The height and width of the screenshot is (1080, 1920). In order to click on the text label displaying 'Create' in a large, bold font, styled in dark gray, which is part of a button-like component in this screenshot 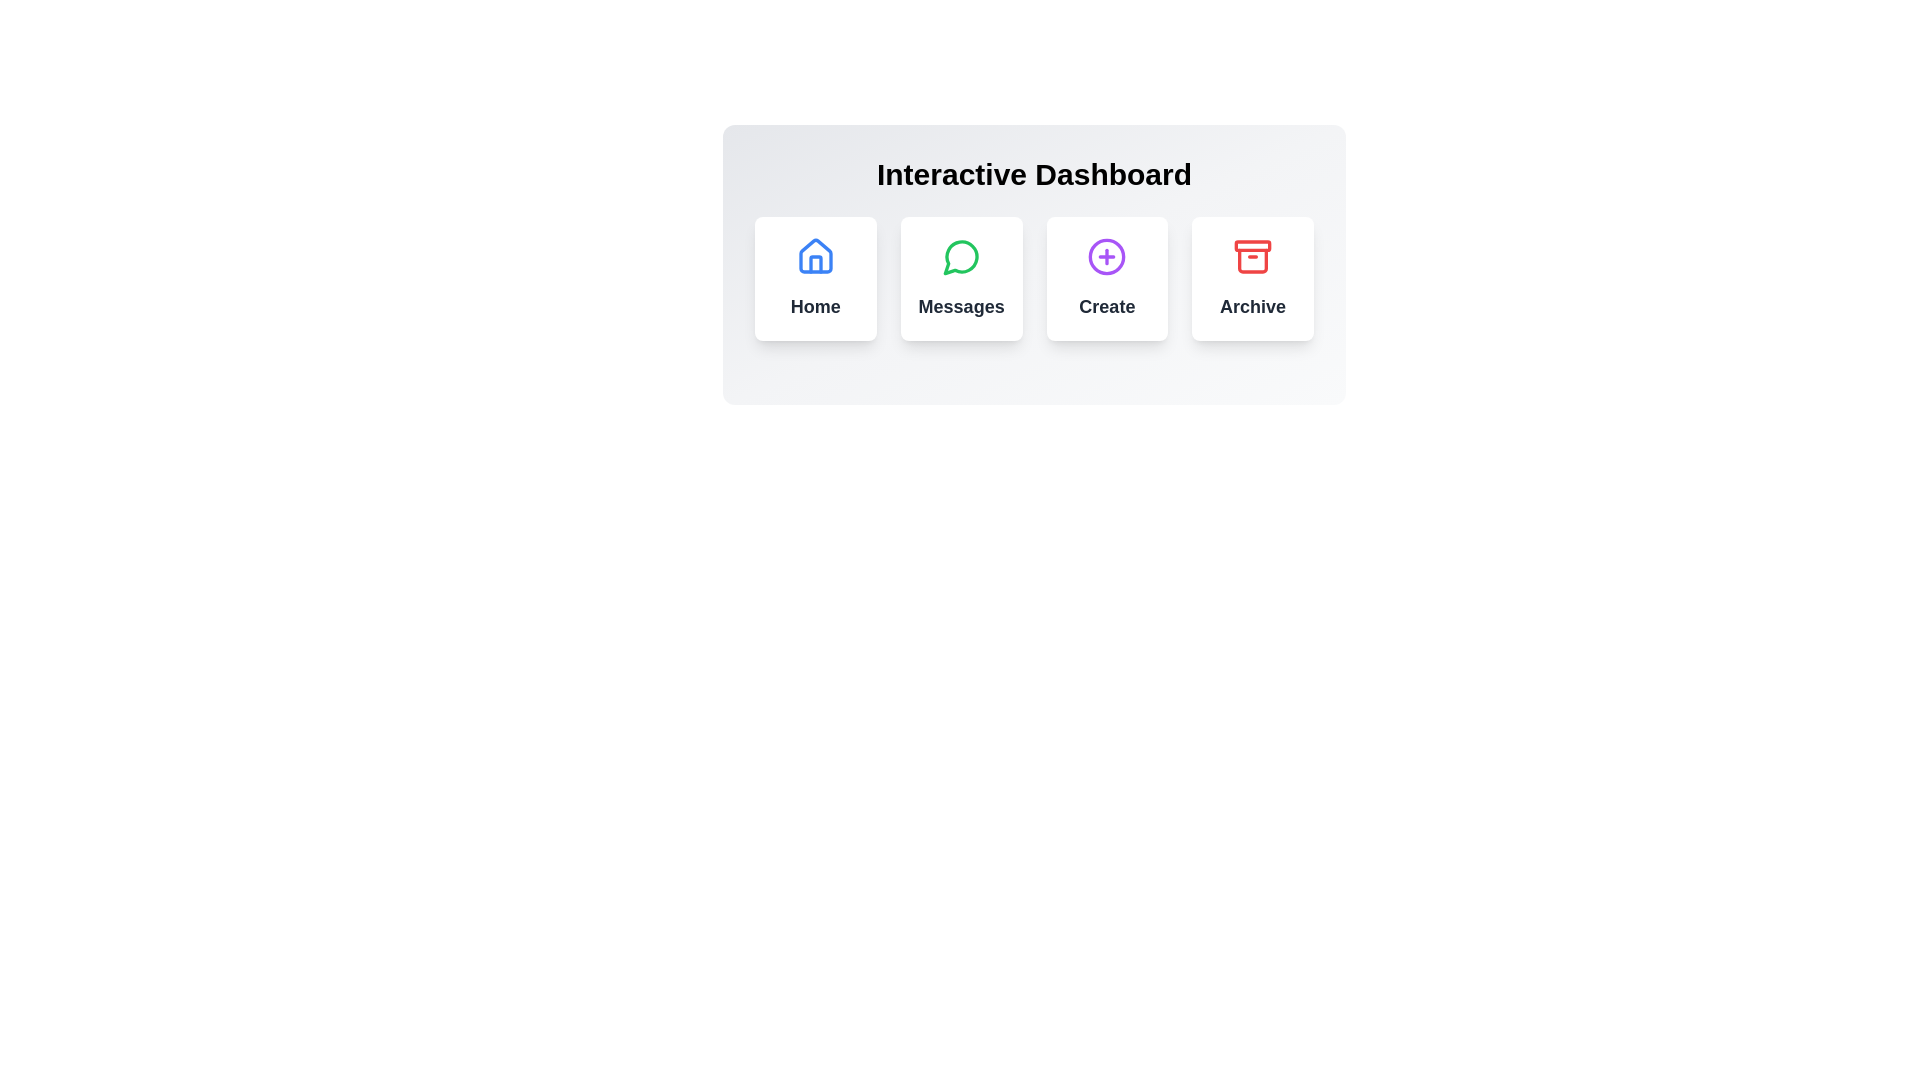, I will do `click(1106, 307)`.